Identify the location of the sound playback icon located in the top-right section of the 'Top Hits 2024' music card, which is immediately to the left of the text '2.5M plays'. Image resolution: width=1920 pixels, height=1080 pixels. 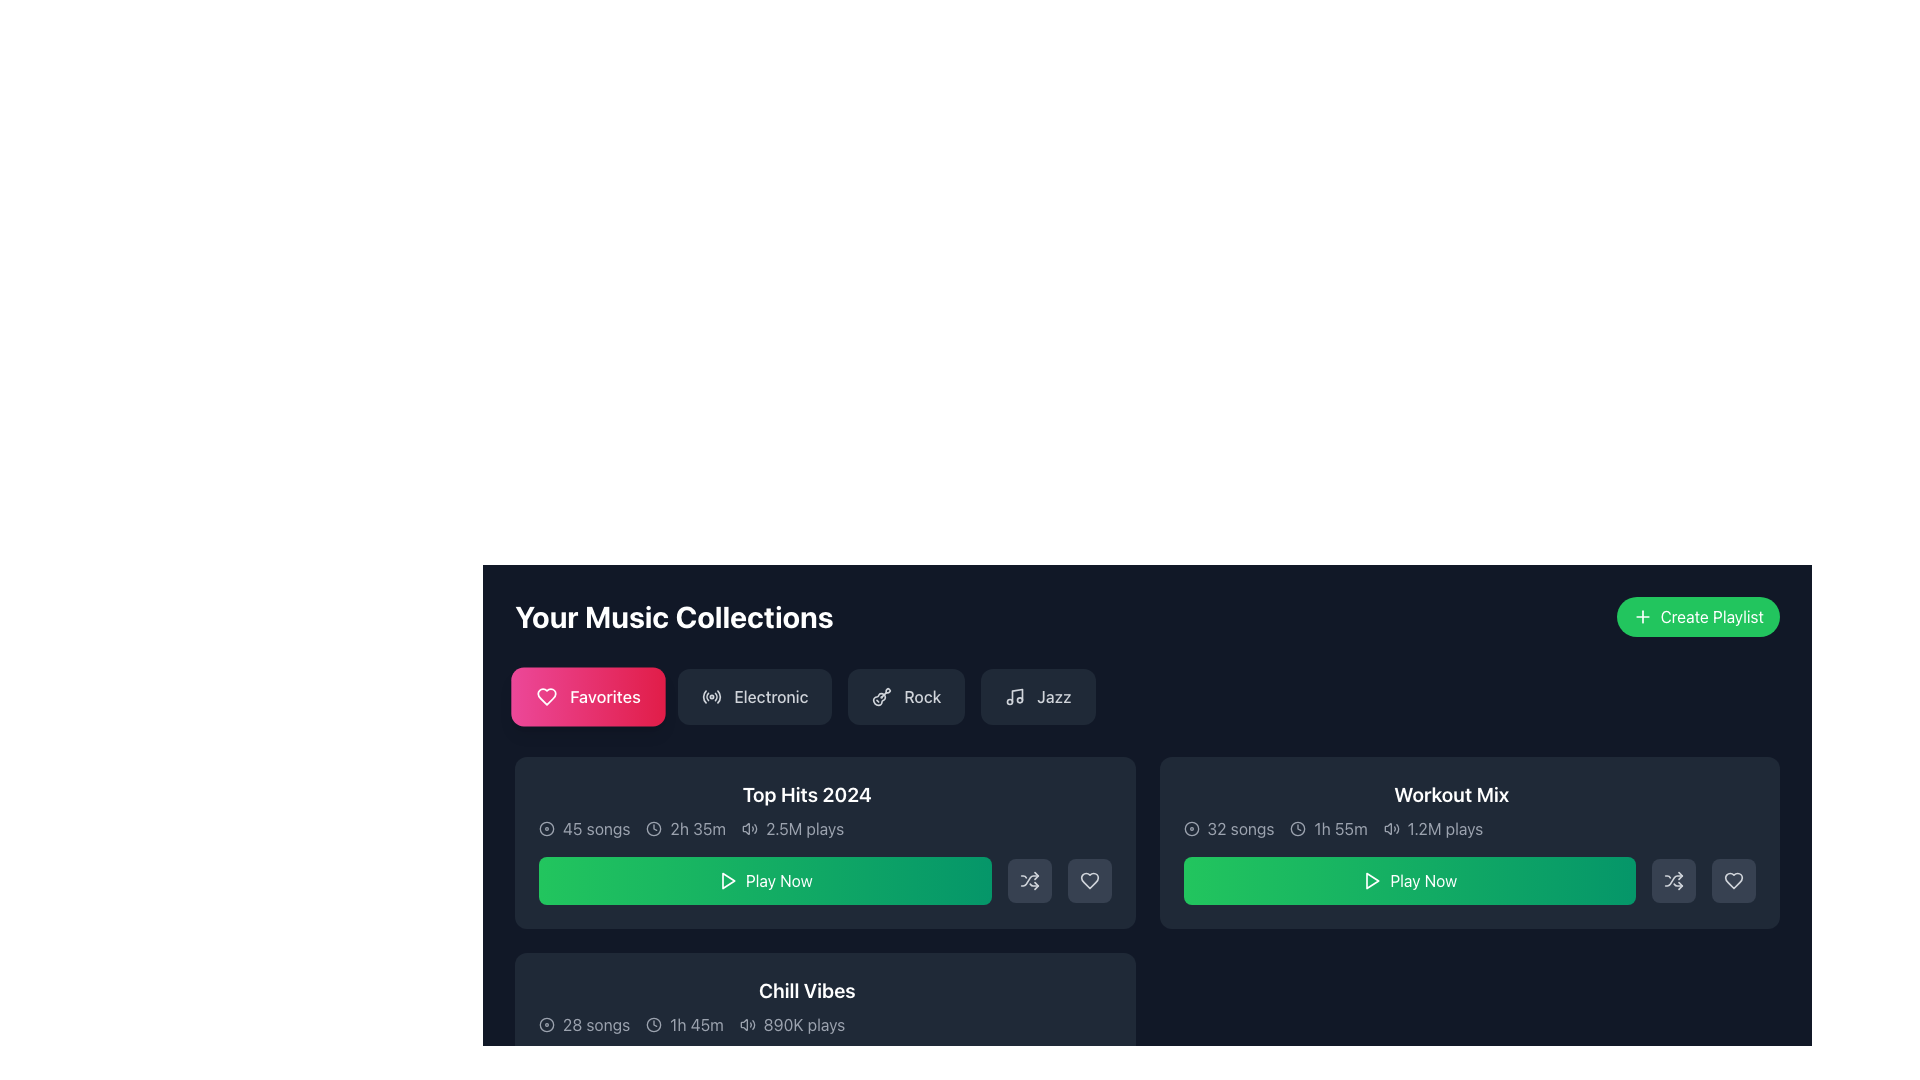
(748, 829).